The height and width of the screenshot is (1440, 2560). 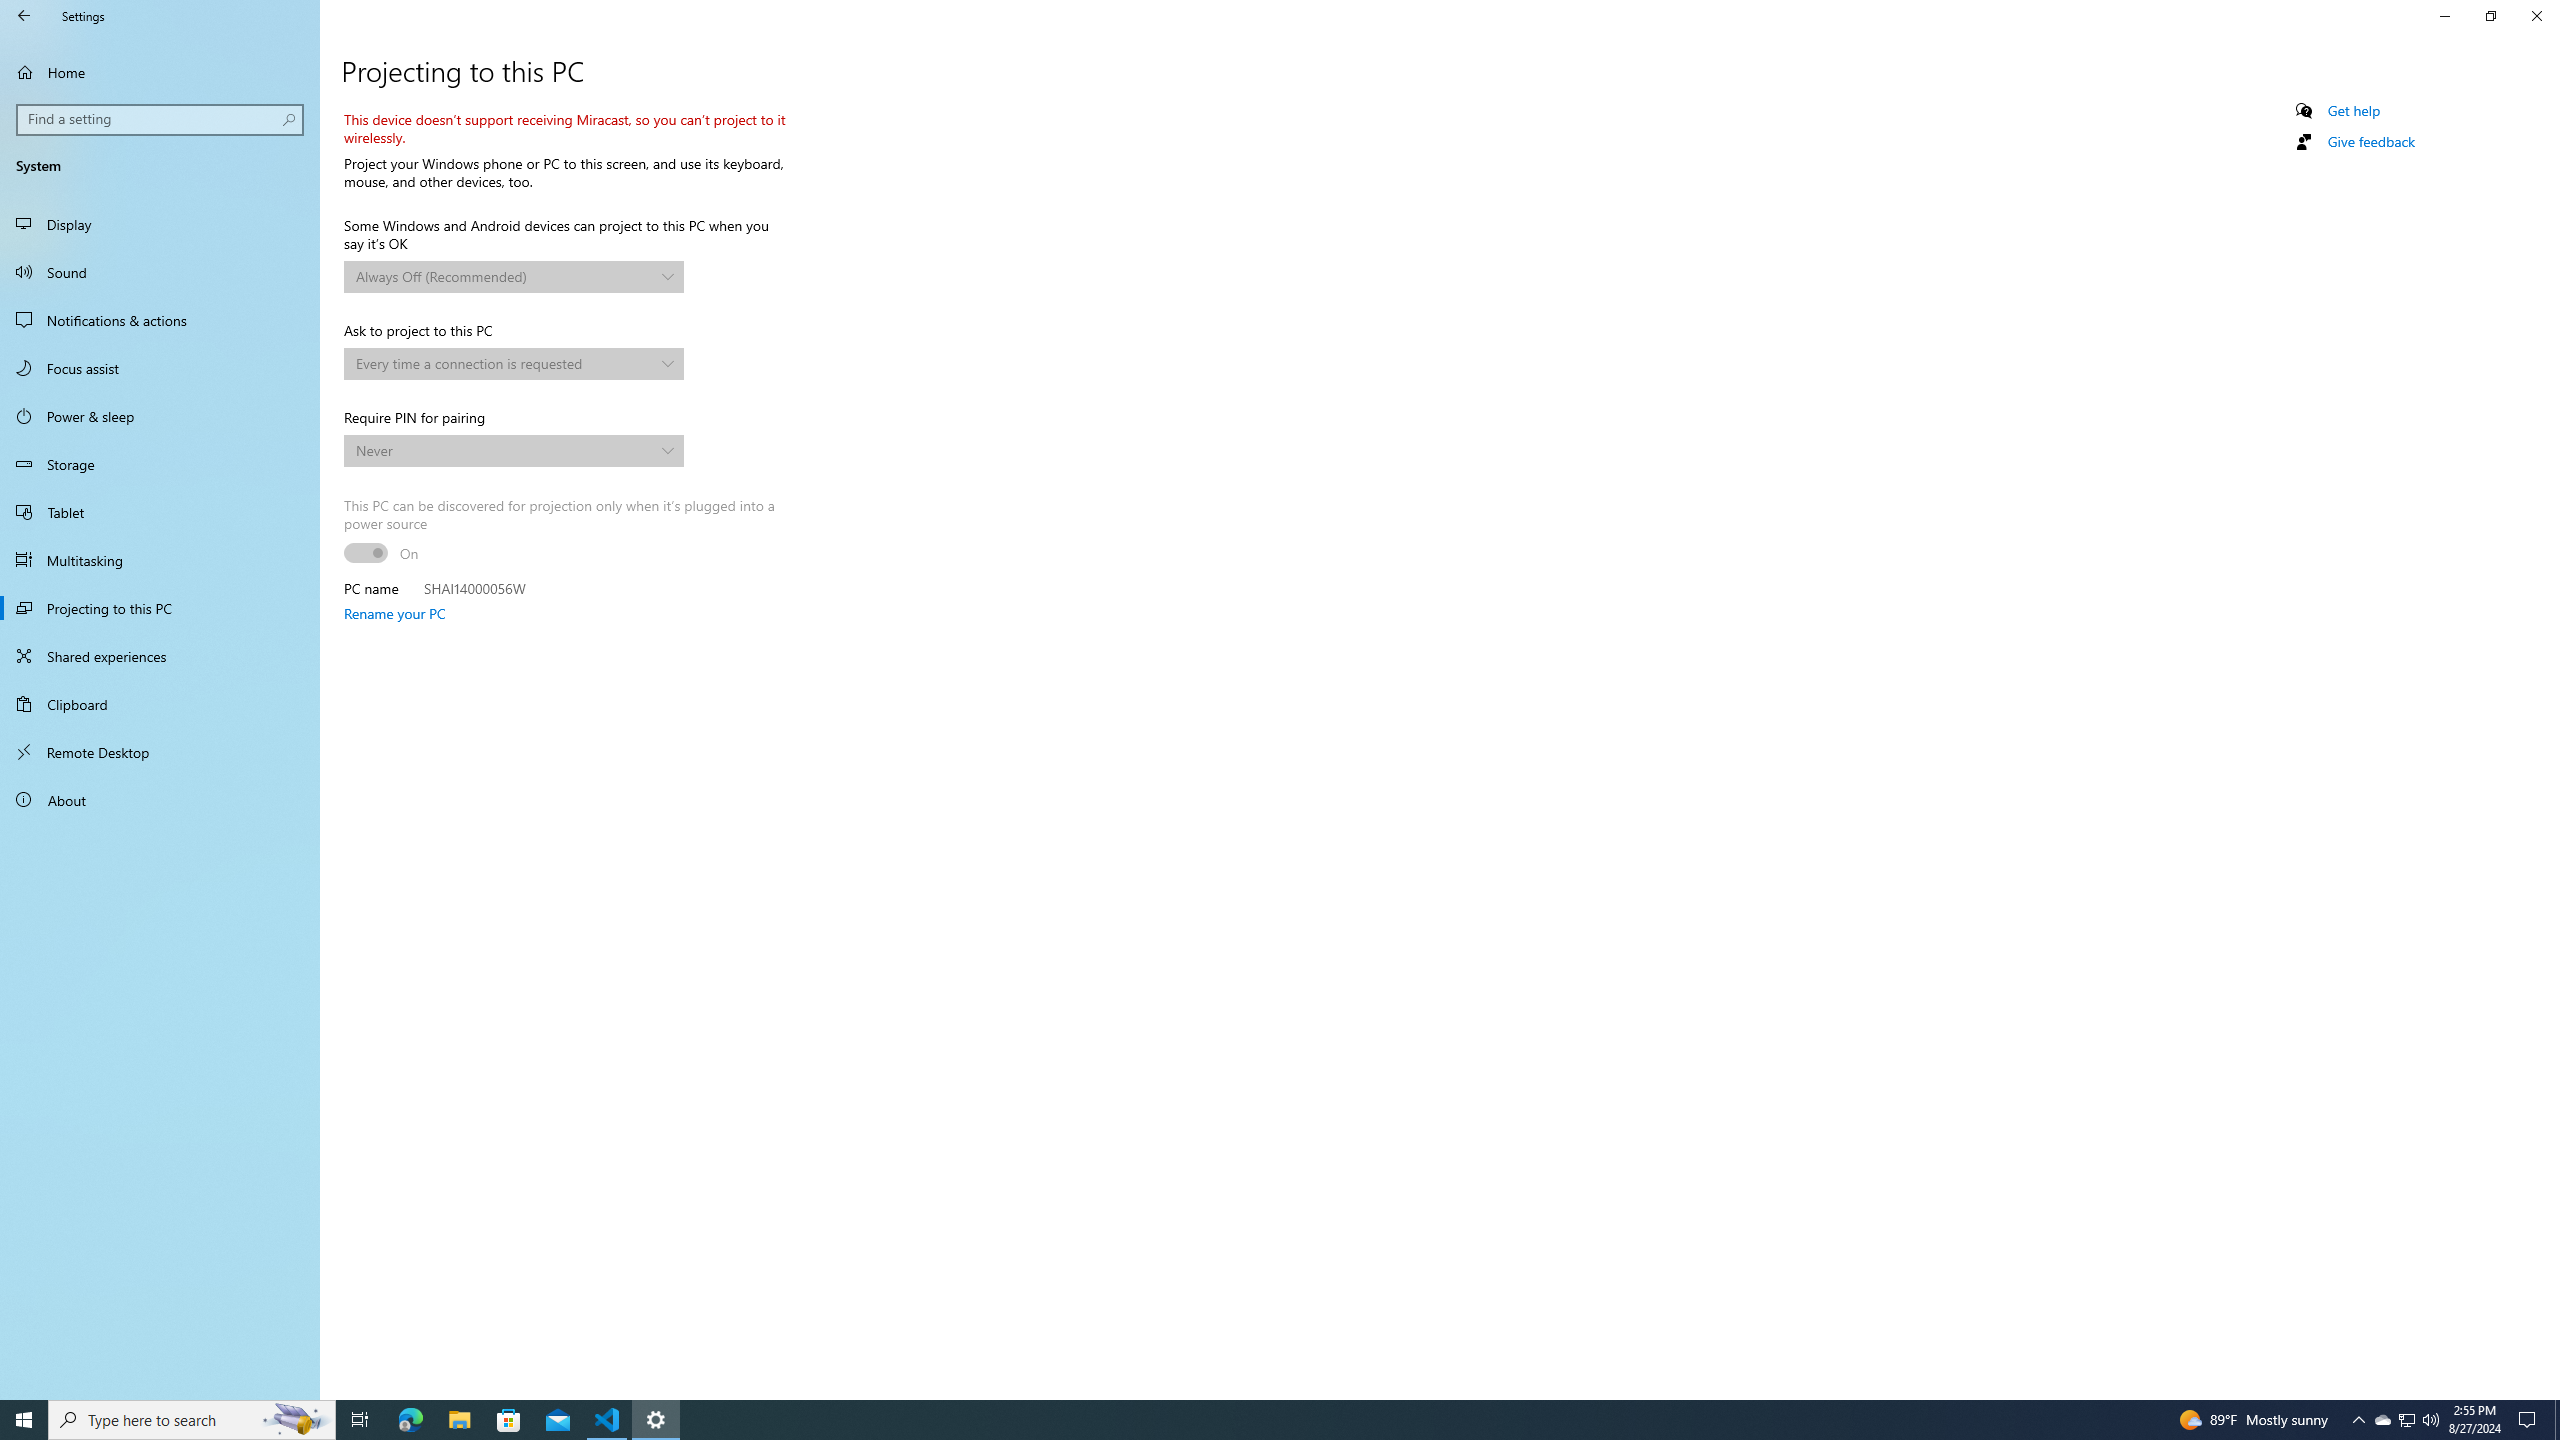 What do you see at coordinates (159, 654) in the screenshot?
I see `'Shared experiences'` at bounding box center [159, 654].